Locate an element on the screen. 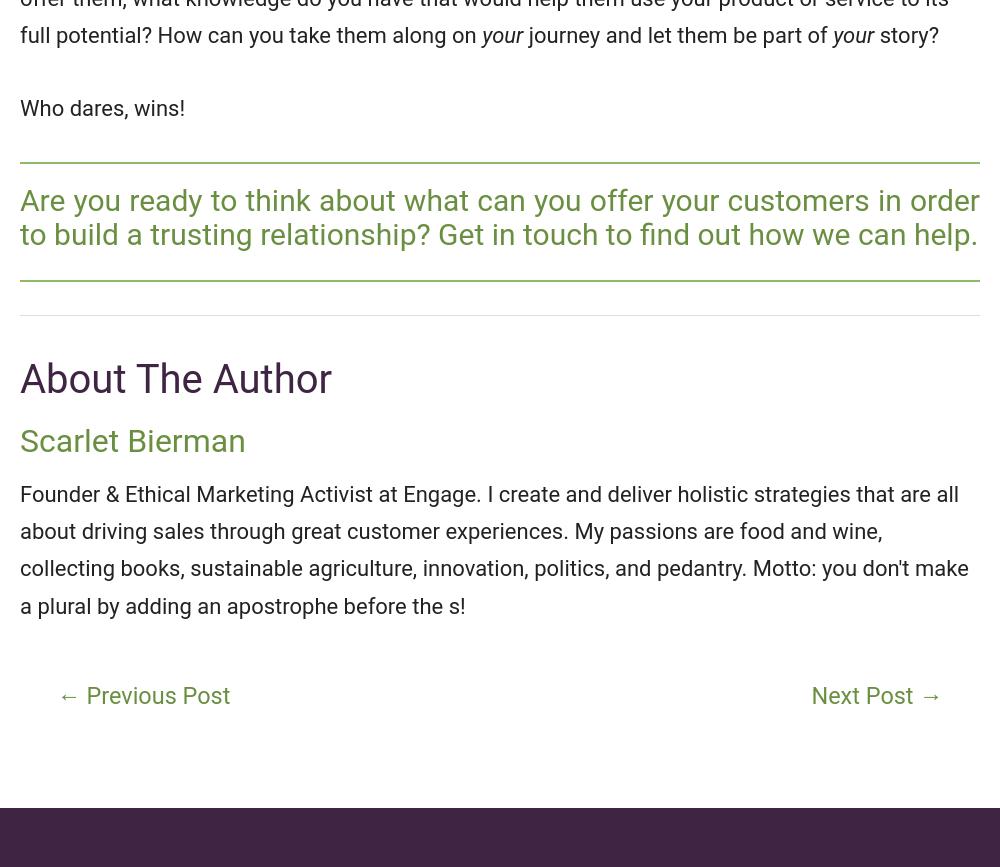 The image size is (1000, 867). 'About The Author' is located at coordinates (176, 379).